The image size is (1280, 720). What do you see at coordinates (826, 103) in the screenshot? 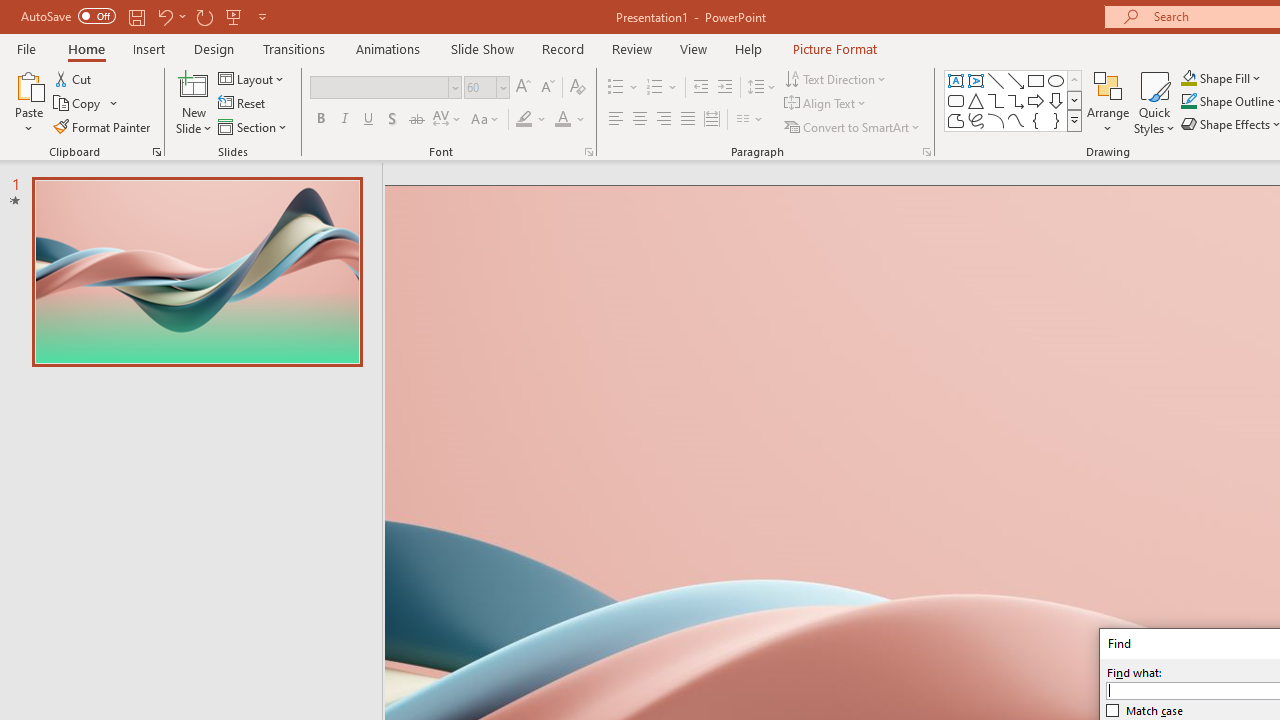
I see `'Align Text'` at bounding box center [826, 103].